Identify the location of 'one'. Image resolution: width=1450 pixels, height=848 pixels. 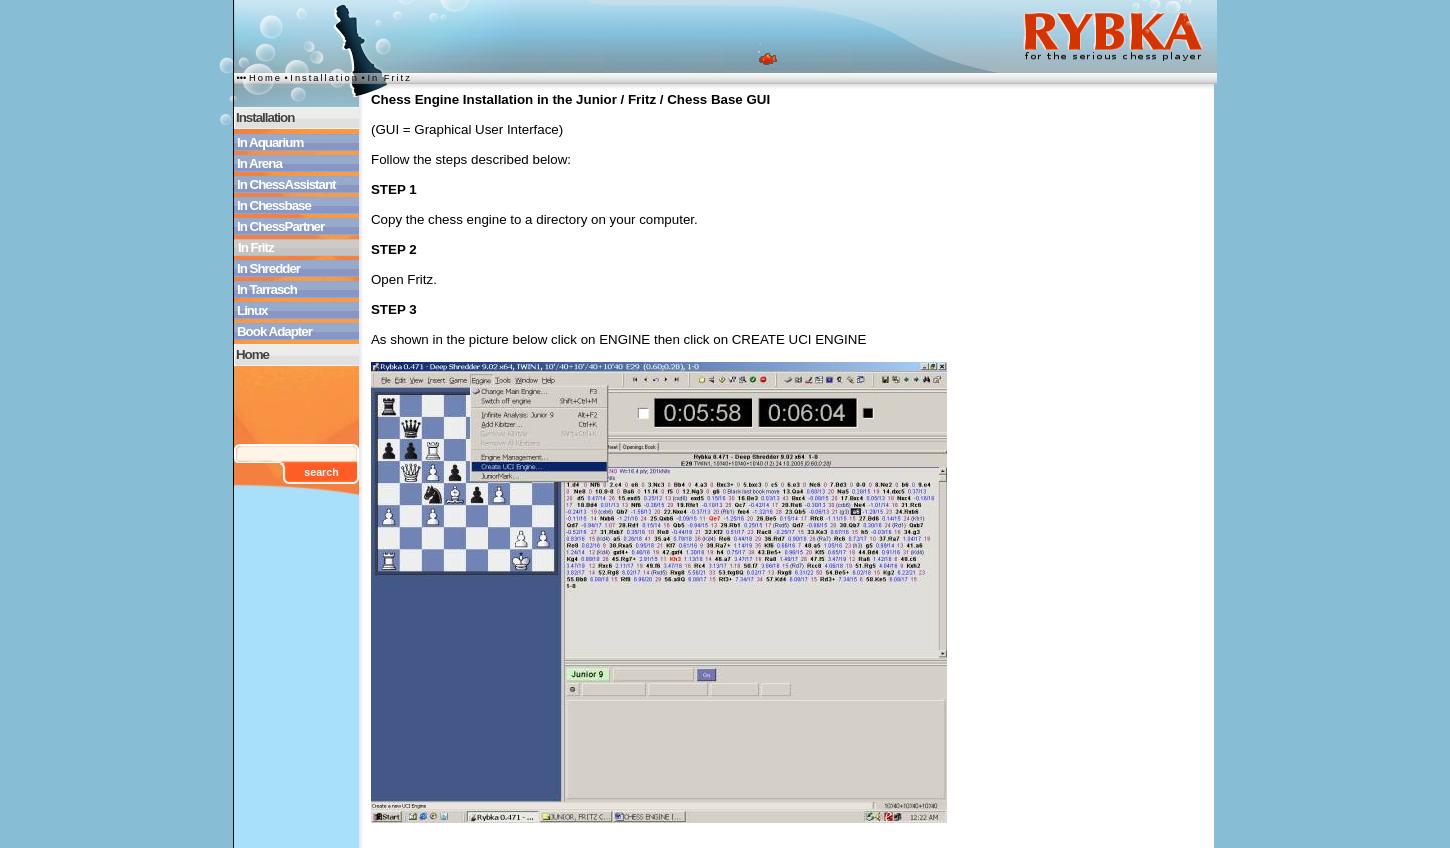
(295, 489).